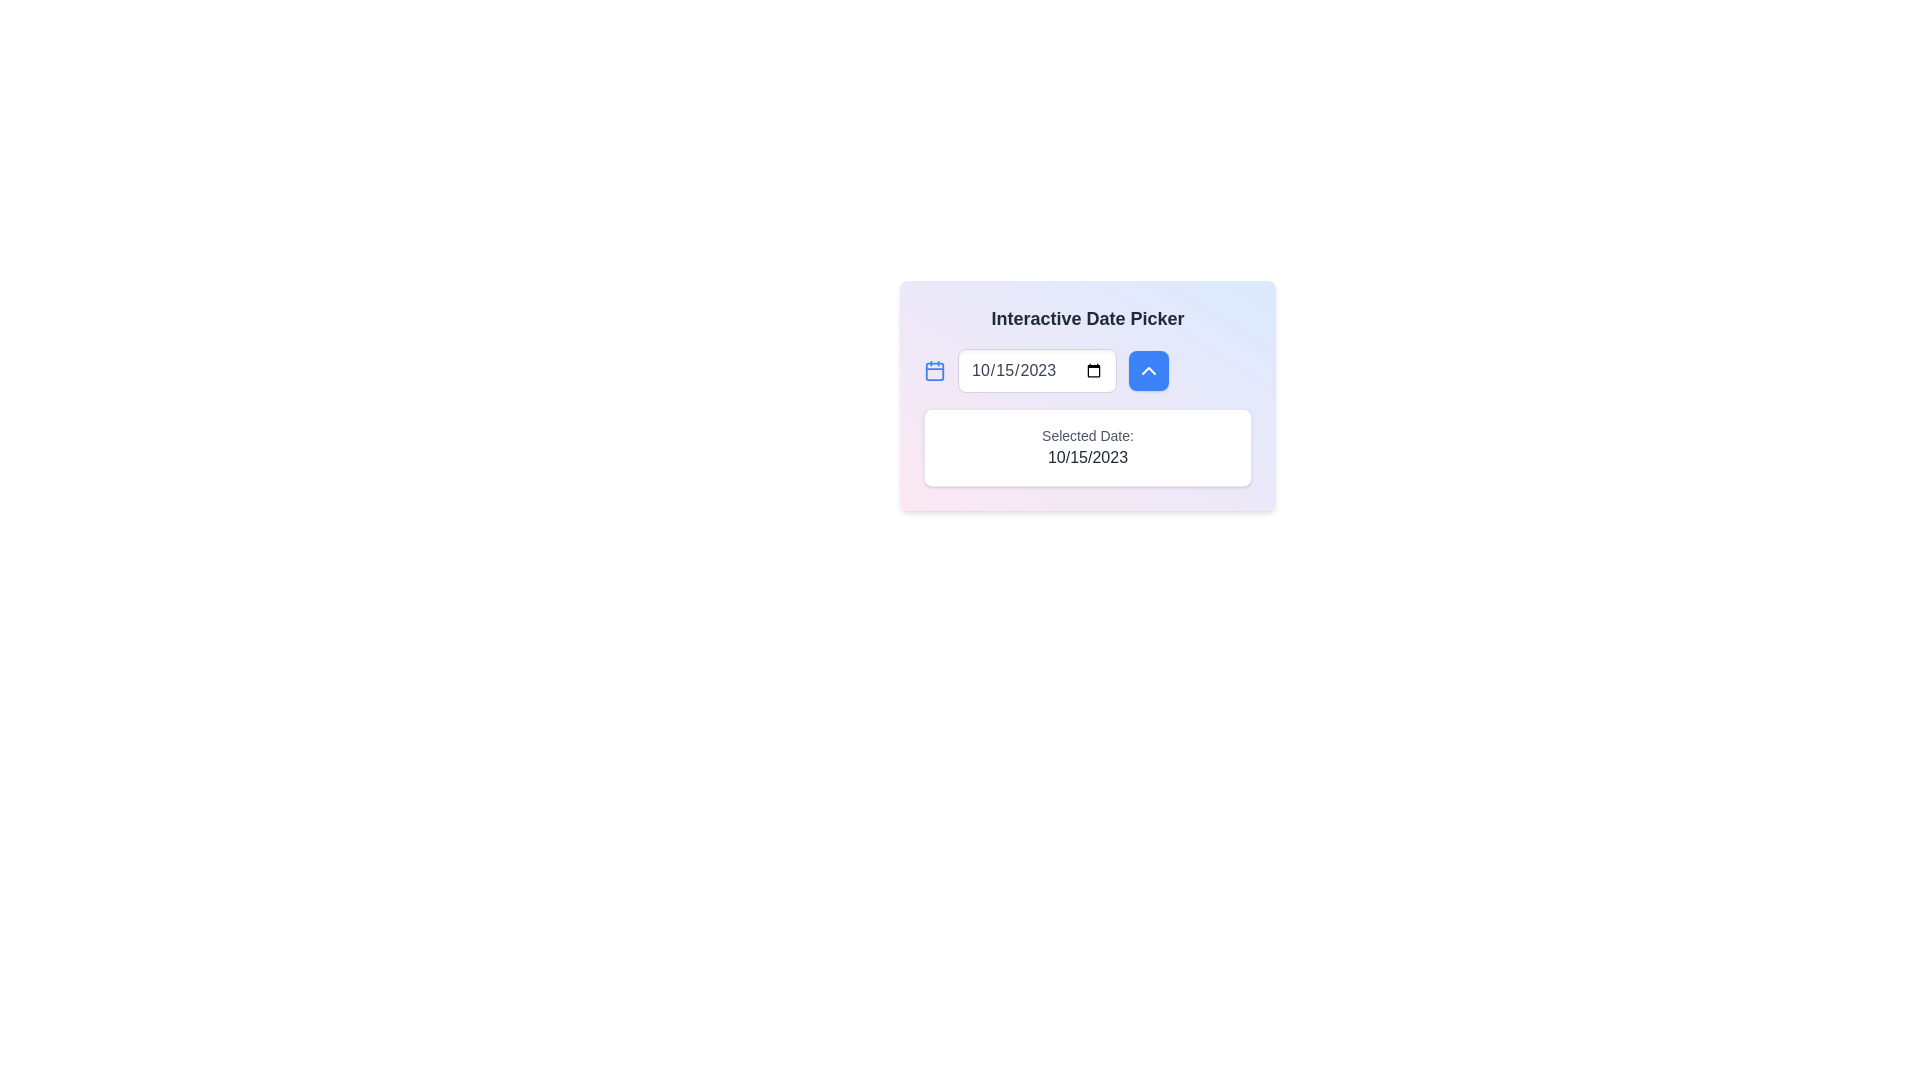 Image resolution: width=1920 pixels, height=1080 pixels. Describe the element at coordinates (1148, 370) in the screenshot. I see `the small blue button with a white upward-pointing chevron icon, located at the right end of the date selection input field` at that location.